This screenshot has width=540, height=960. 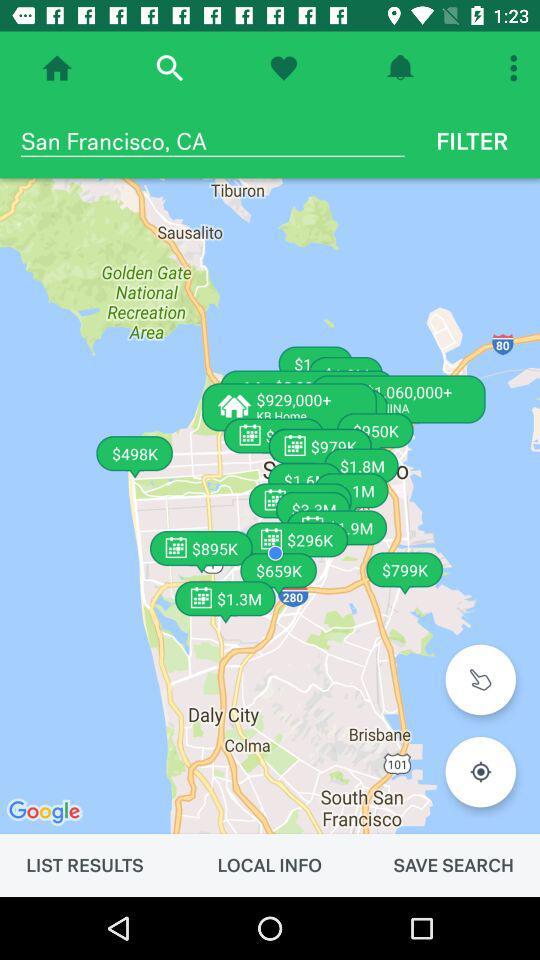 What do you see at coordinates (400, 68) in the screenshot?
I see `bell icon` at bounding box center [400, 68].